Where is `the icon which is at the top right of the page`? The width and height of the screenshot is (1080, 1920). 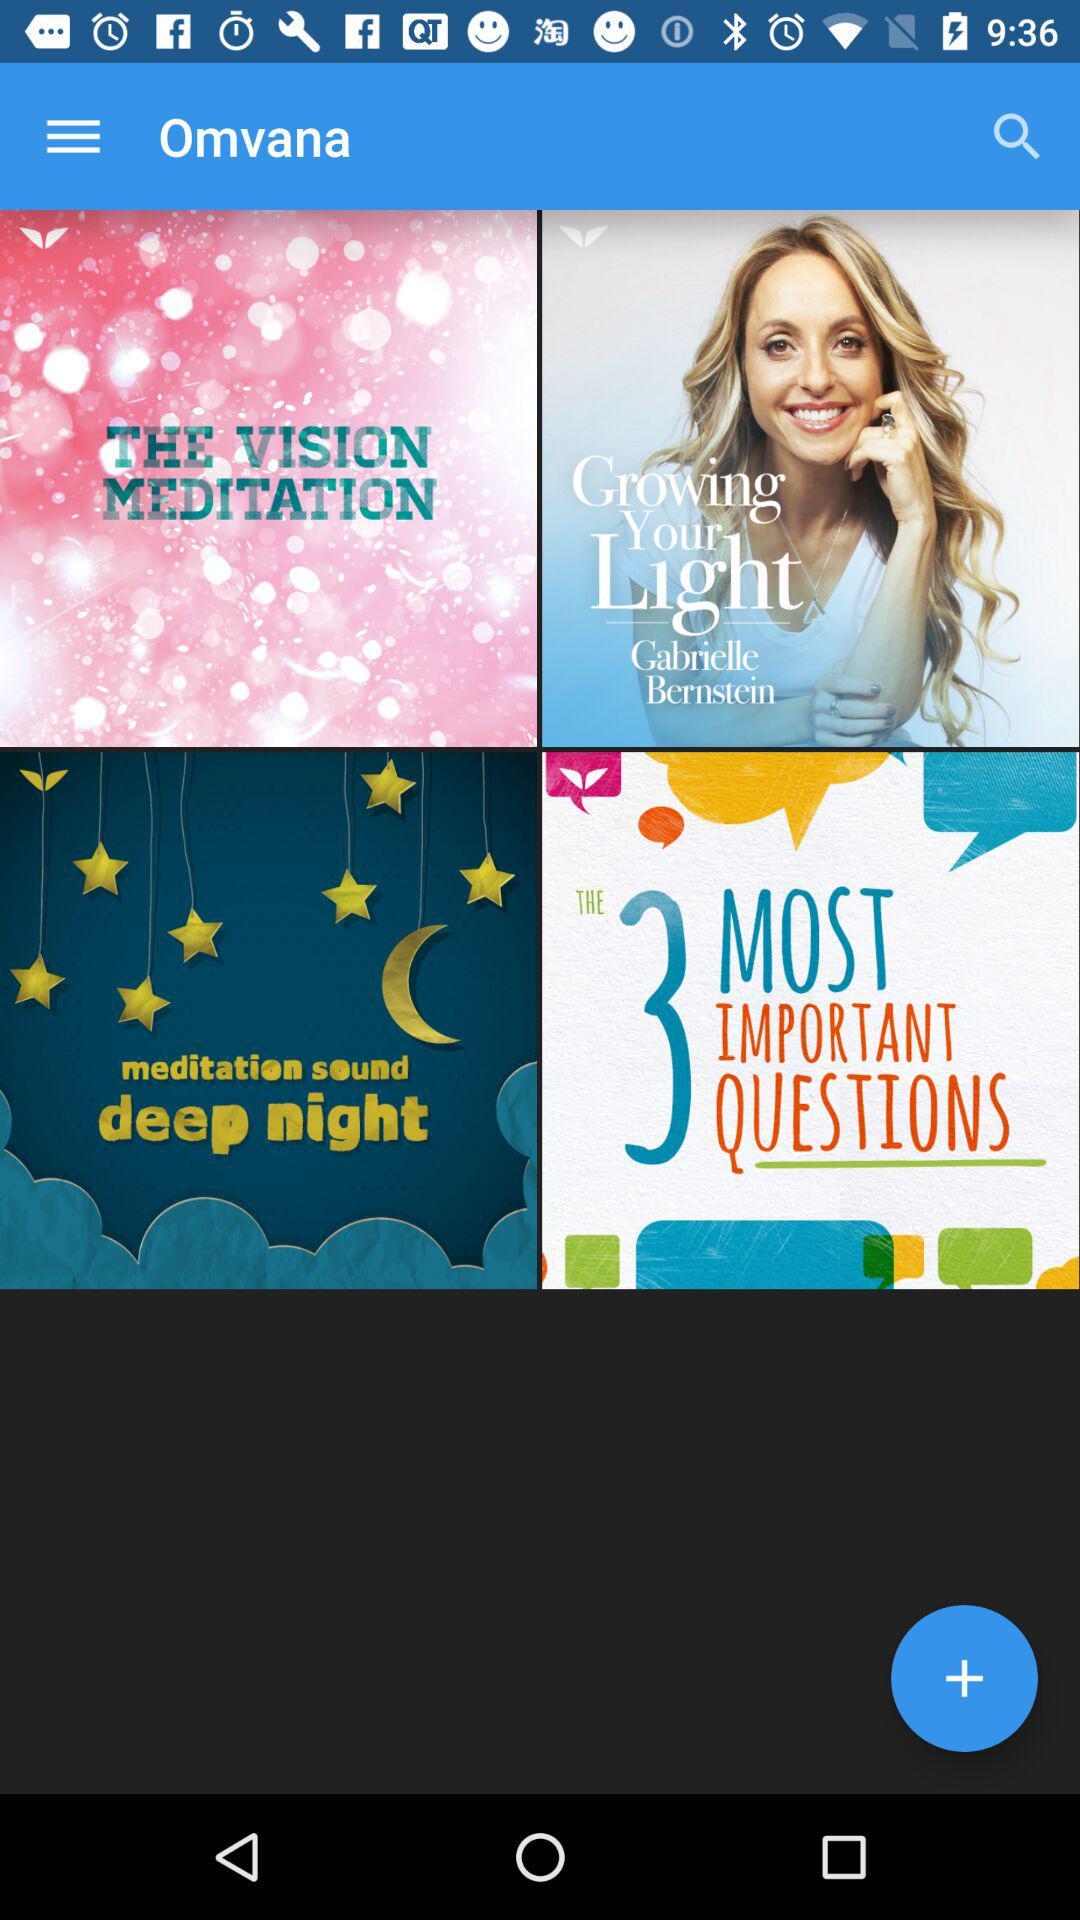 the icon which is at the top right of the page is located at coordinates (1017, 136).